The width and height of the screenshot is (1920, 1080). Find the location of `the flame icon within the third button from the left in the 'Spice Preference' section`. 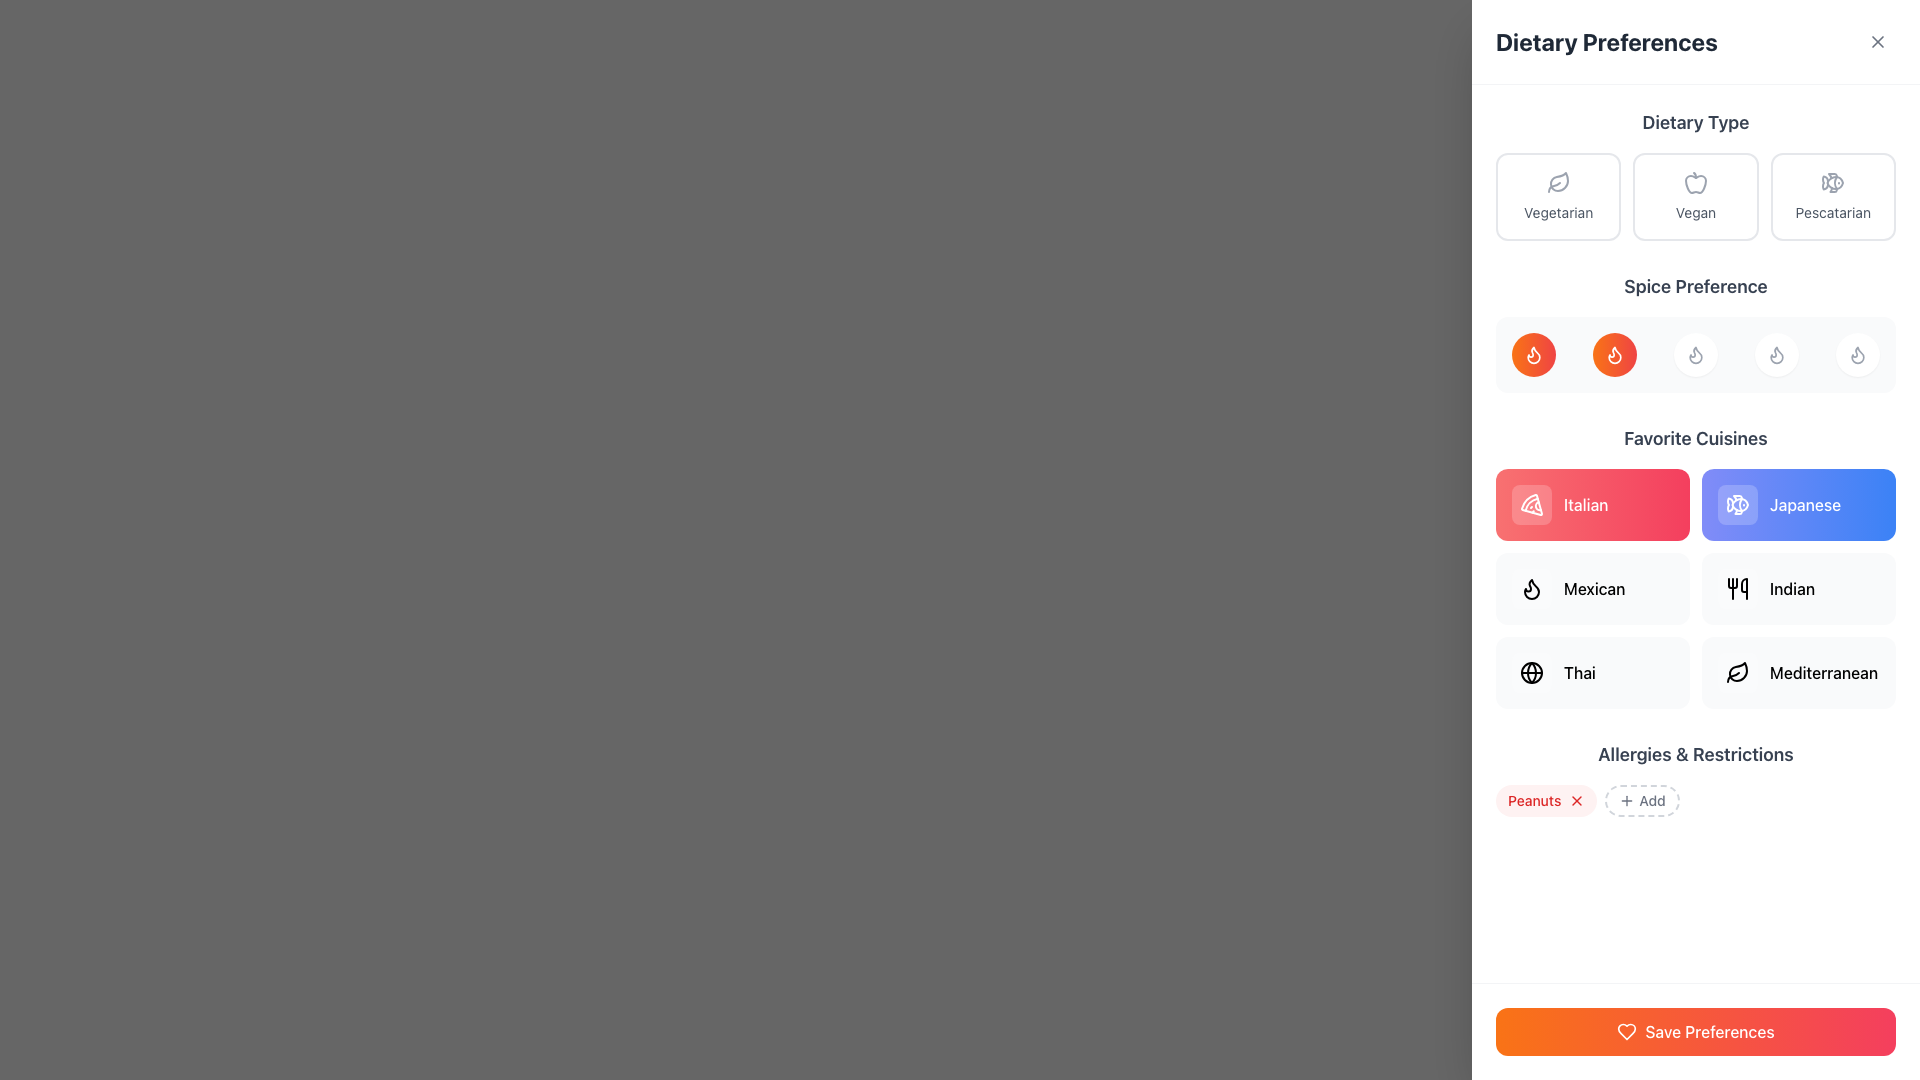

the flame icon within the third button from the left in the 'Spice Preference' section is located at coordinates (1776, 353).